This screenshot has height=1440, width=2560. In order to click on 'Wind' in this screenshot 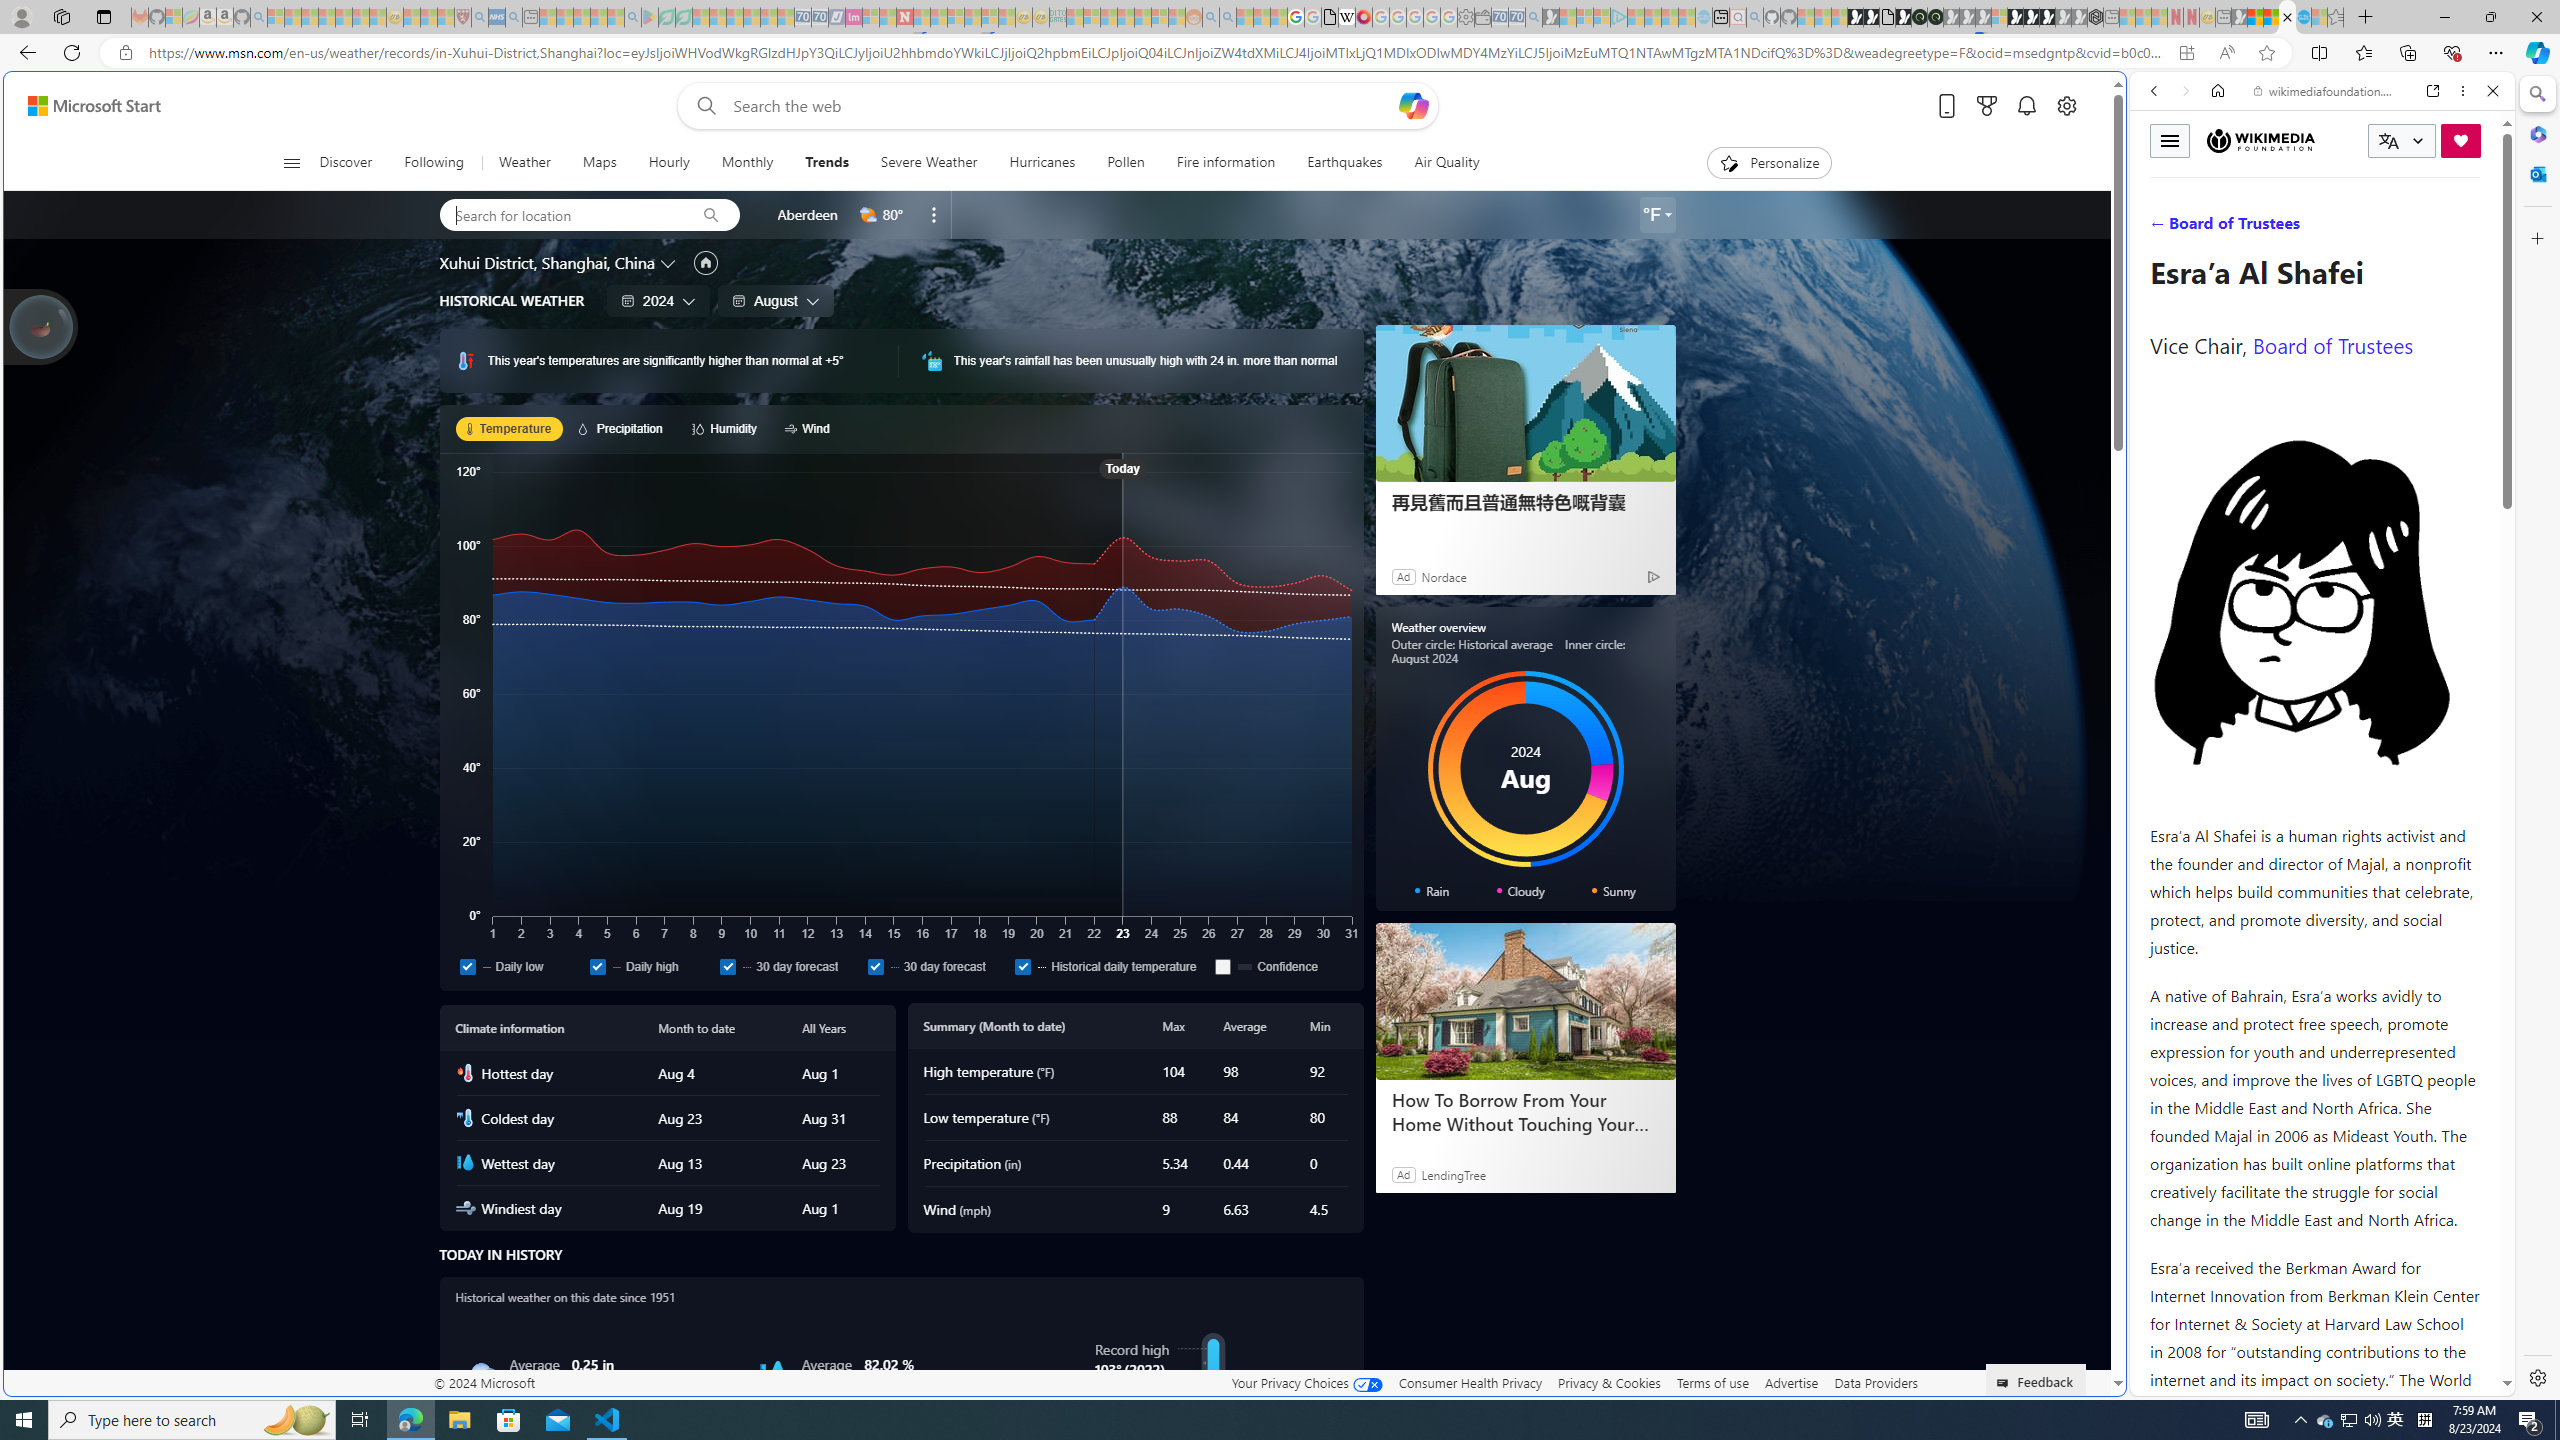, I will do `click(810, 428)`.